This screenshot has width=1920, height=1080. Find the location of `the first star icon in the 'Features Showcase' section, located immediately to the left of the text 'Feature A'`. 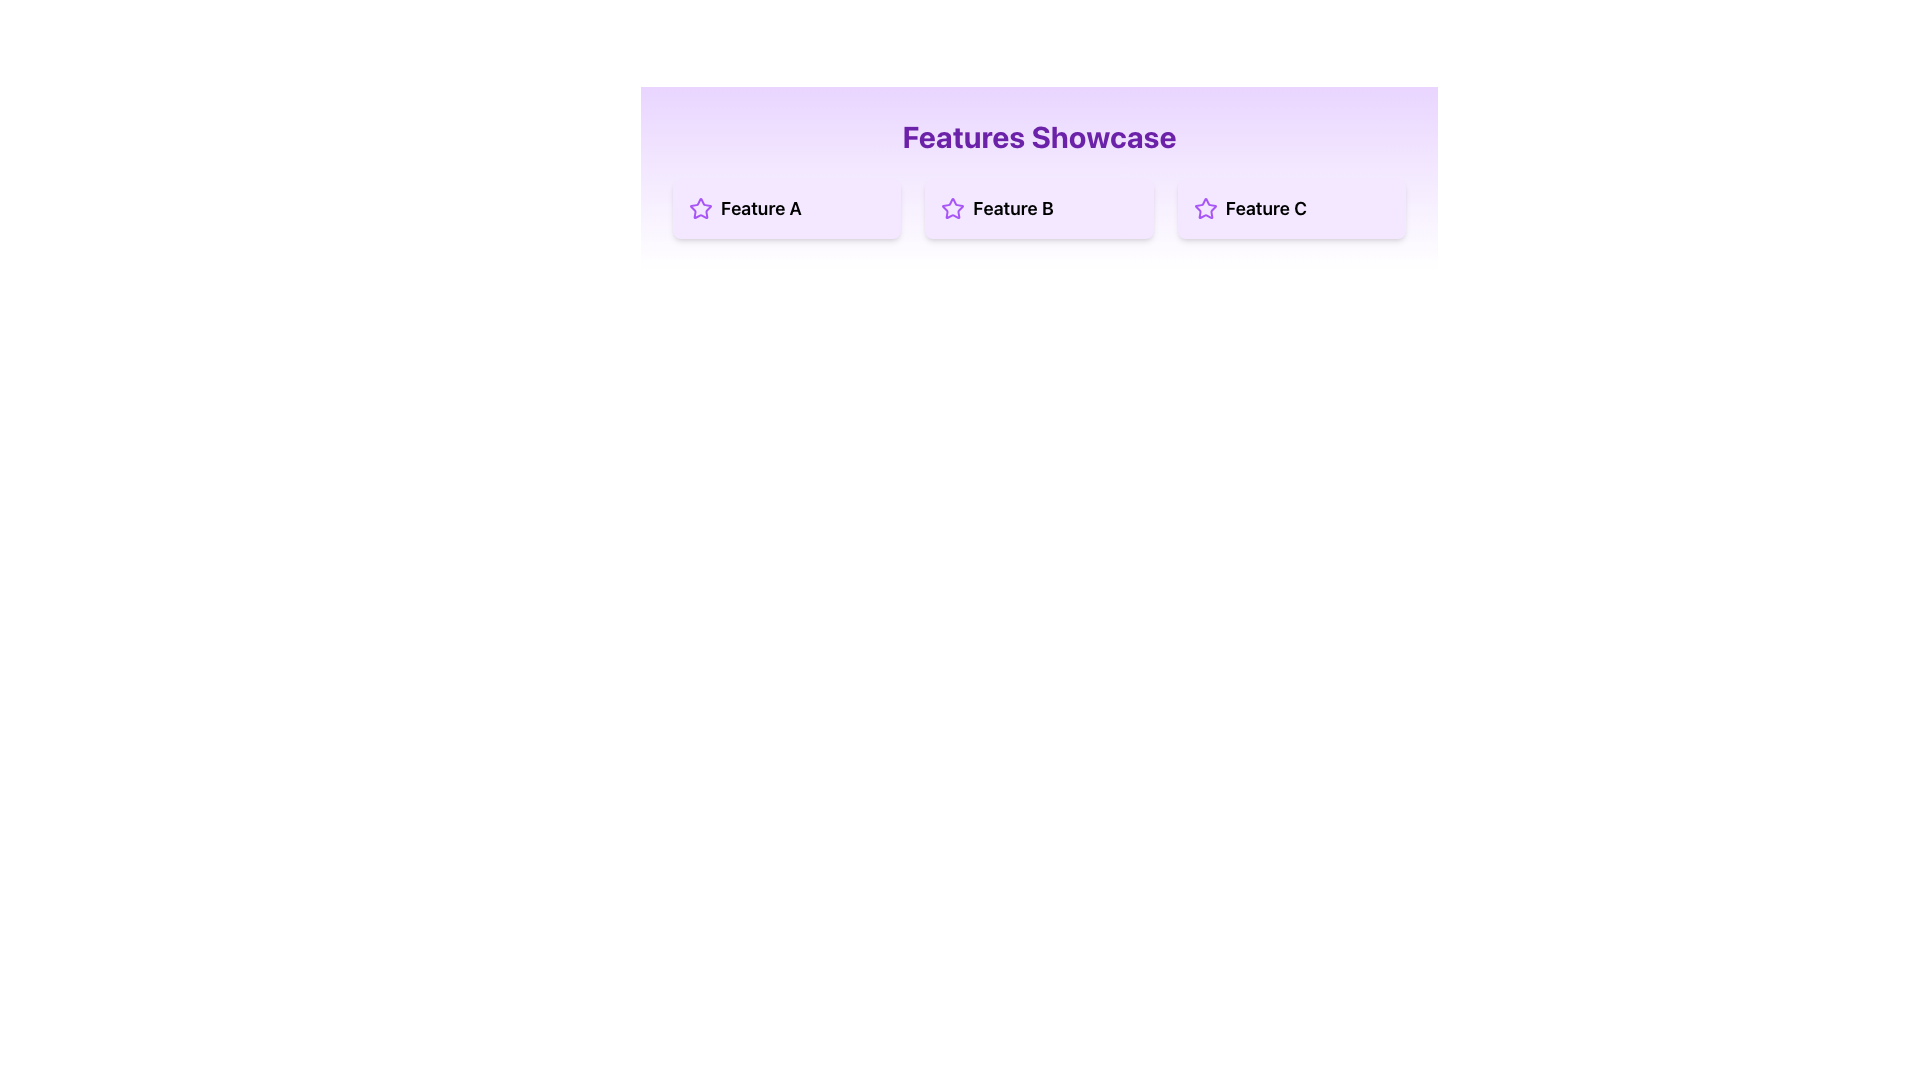

the first star icon in the 'Features Showcase' section, located immediately to the left of the text 'Feature A' is located at coordinates (700, 208).